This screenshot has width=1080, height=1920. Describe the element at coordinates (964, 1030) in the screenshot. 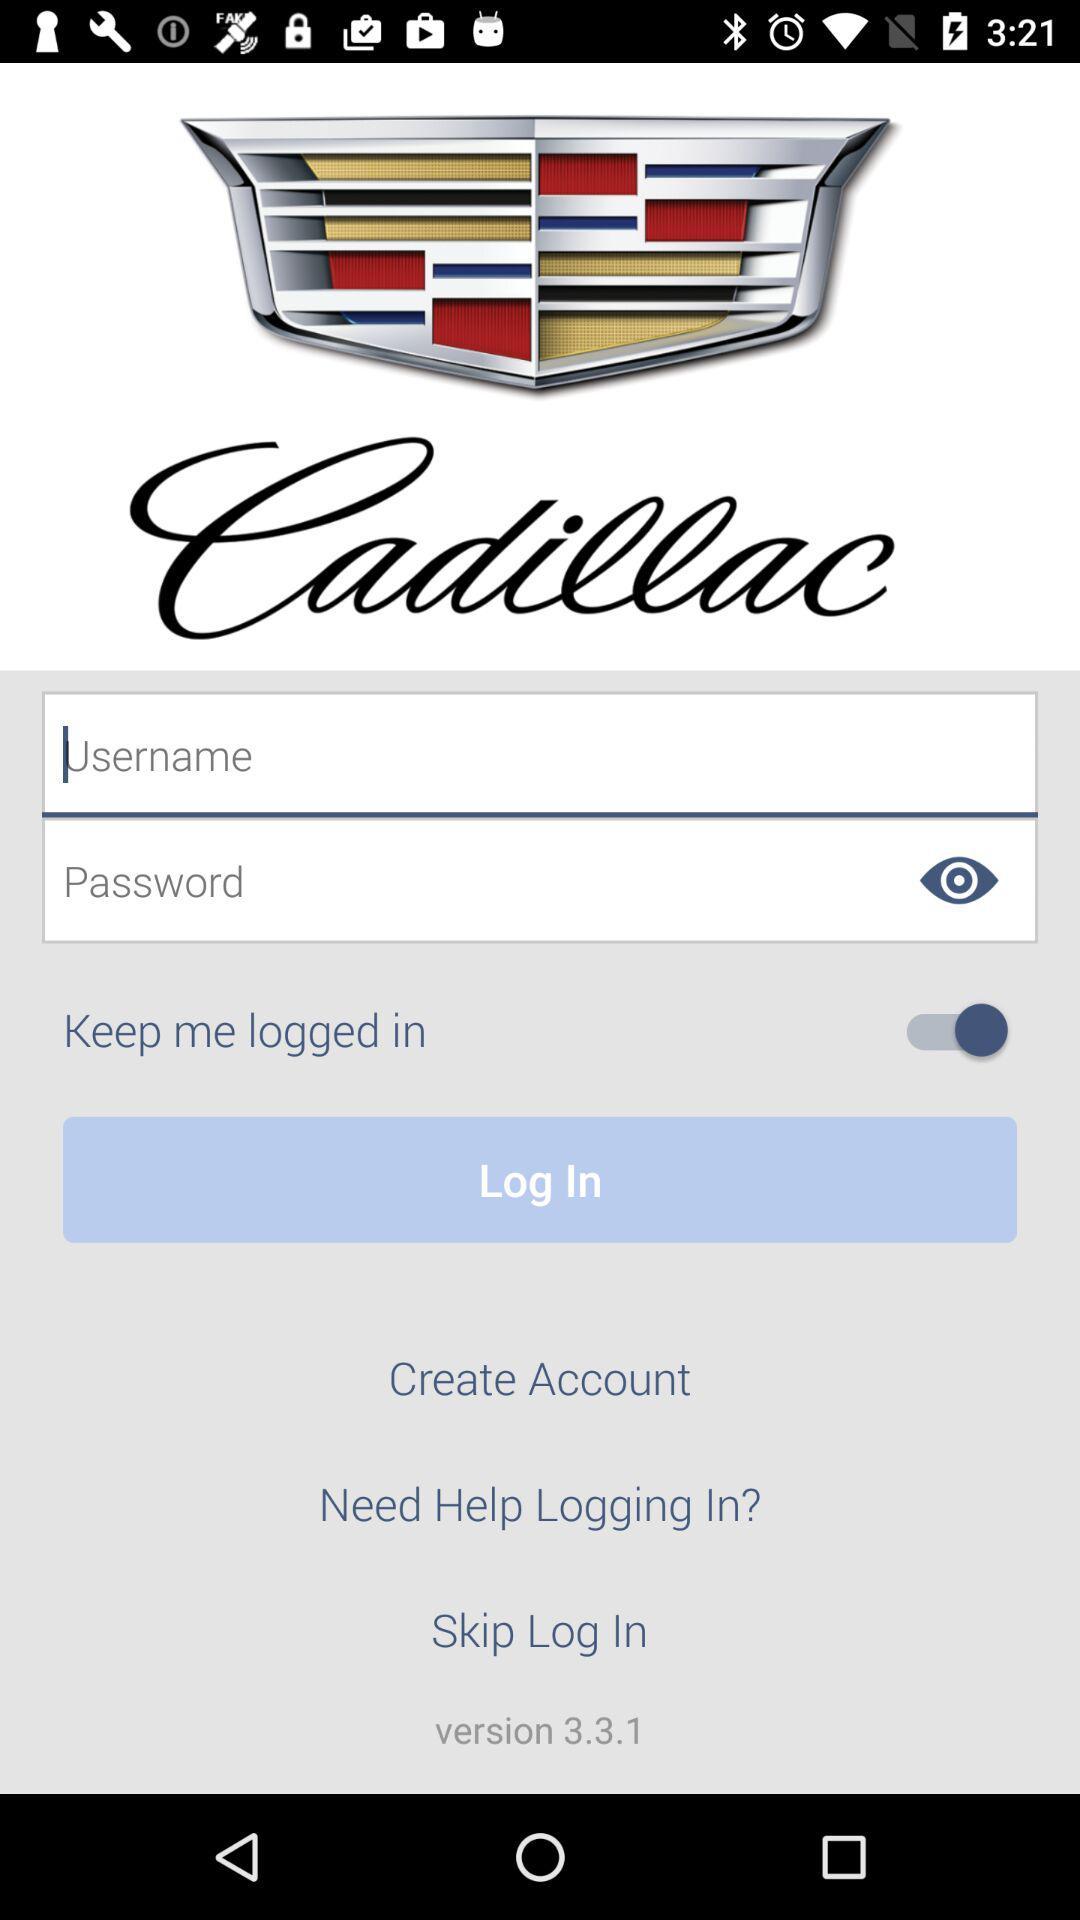

I see `on/off auto log in` at that location.